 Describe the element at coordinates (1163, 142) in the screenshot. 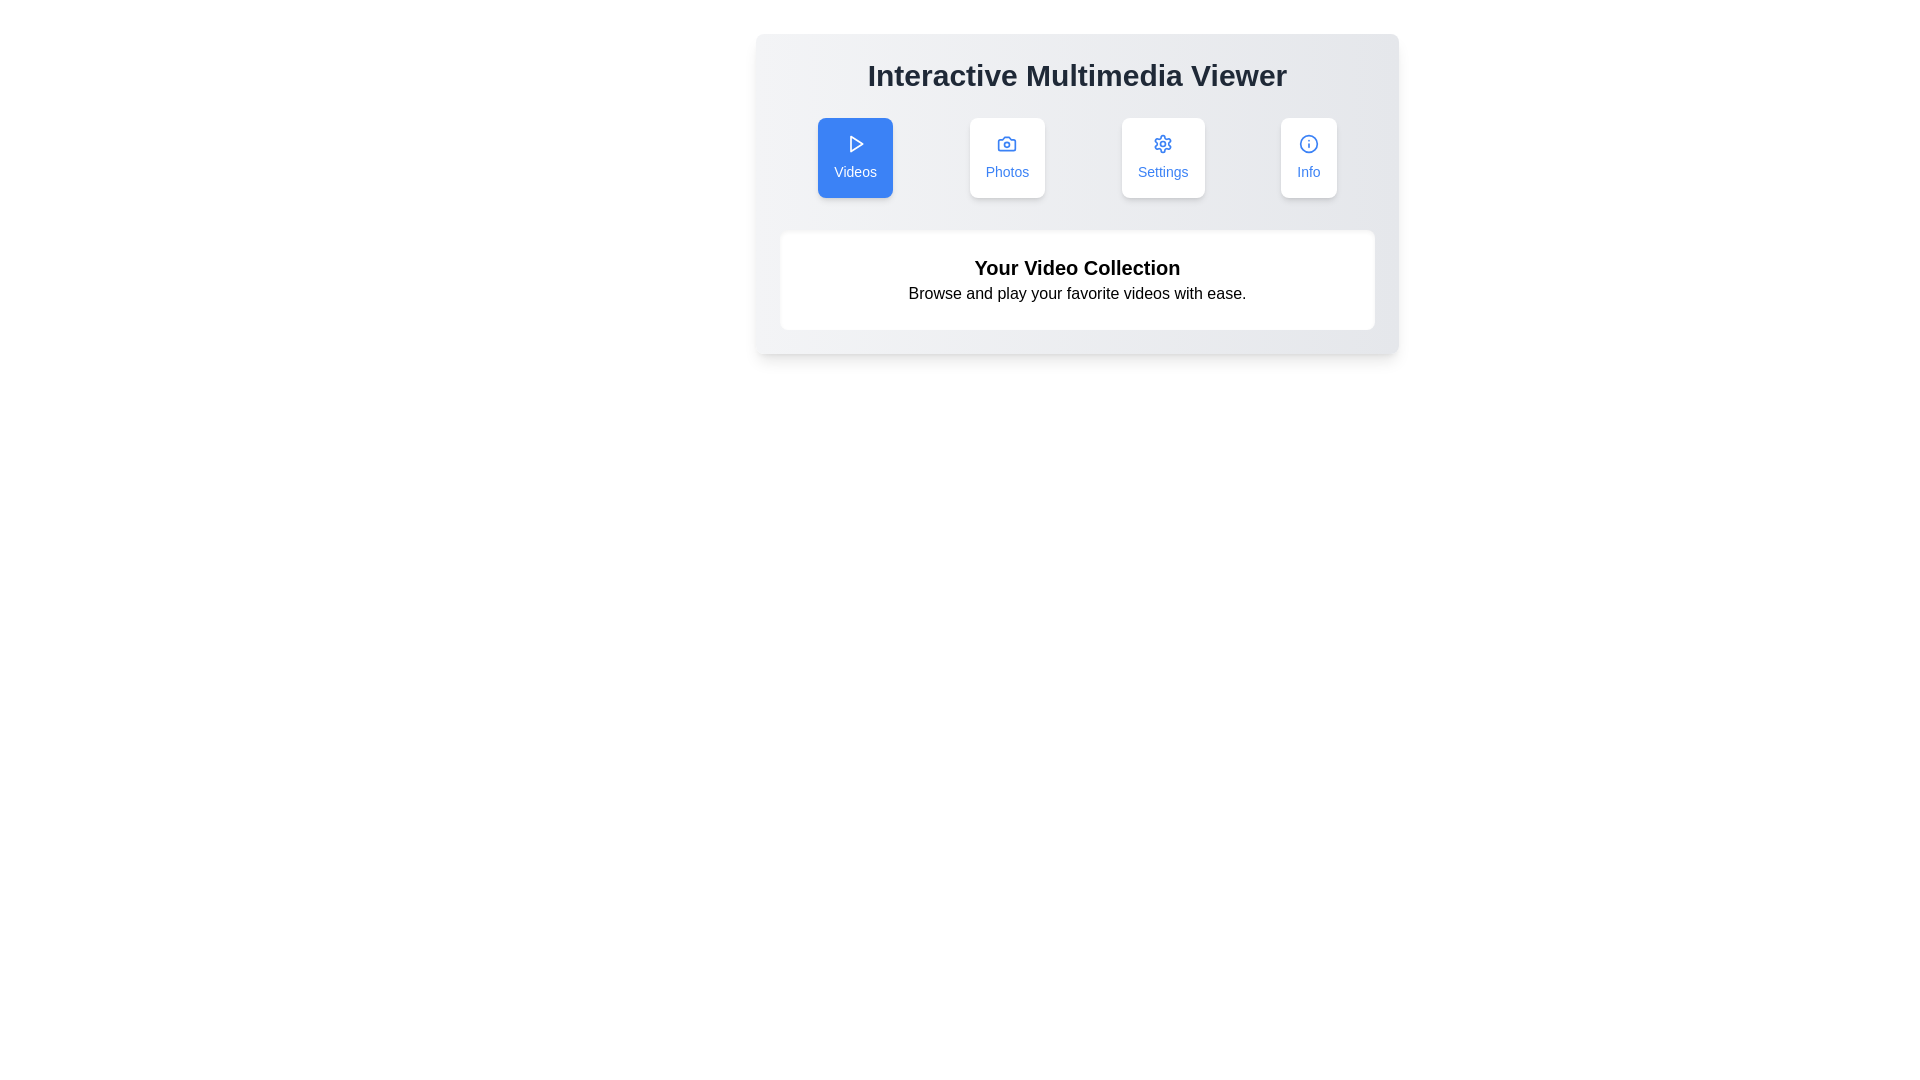

I see `the settings icon located above the 'Settings' text in the navigation panel of the multimedia viewer application, positioned between the 'Photos' and 'Info' options` at that location.